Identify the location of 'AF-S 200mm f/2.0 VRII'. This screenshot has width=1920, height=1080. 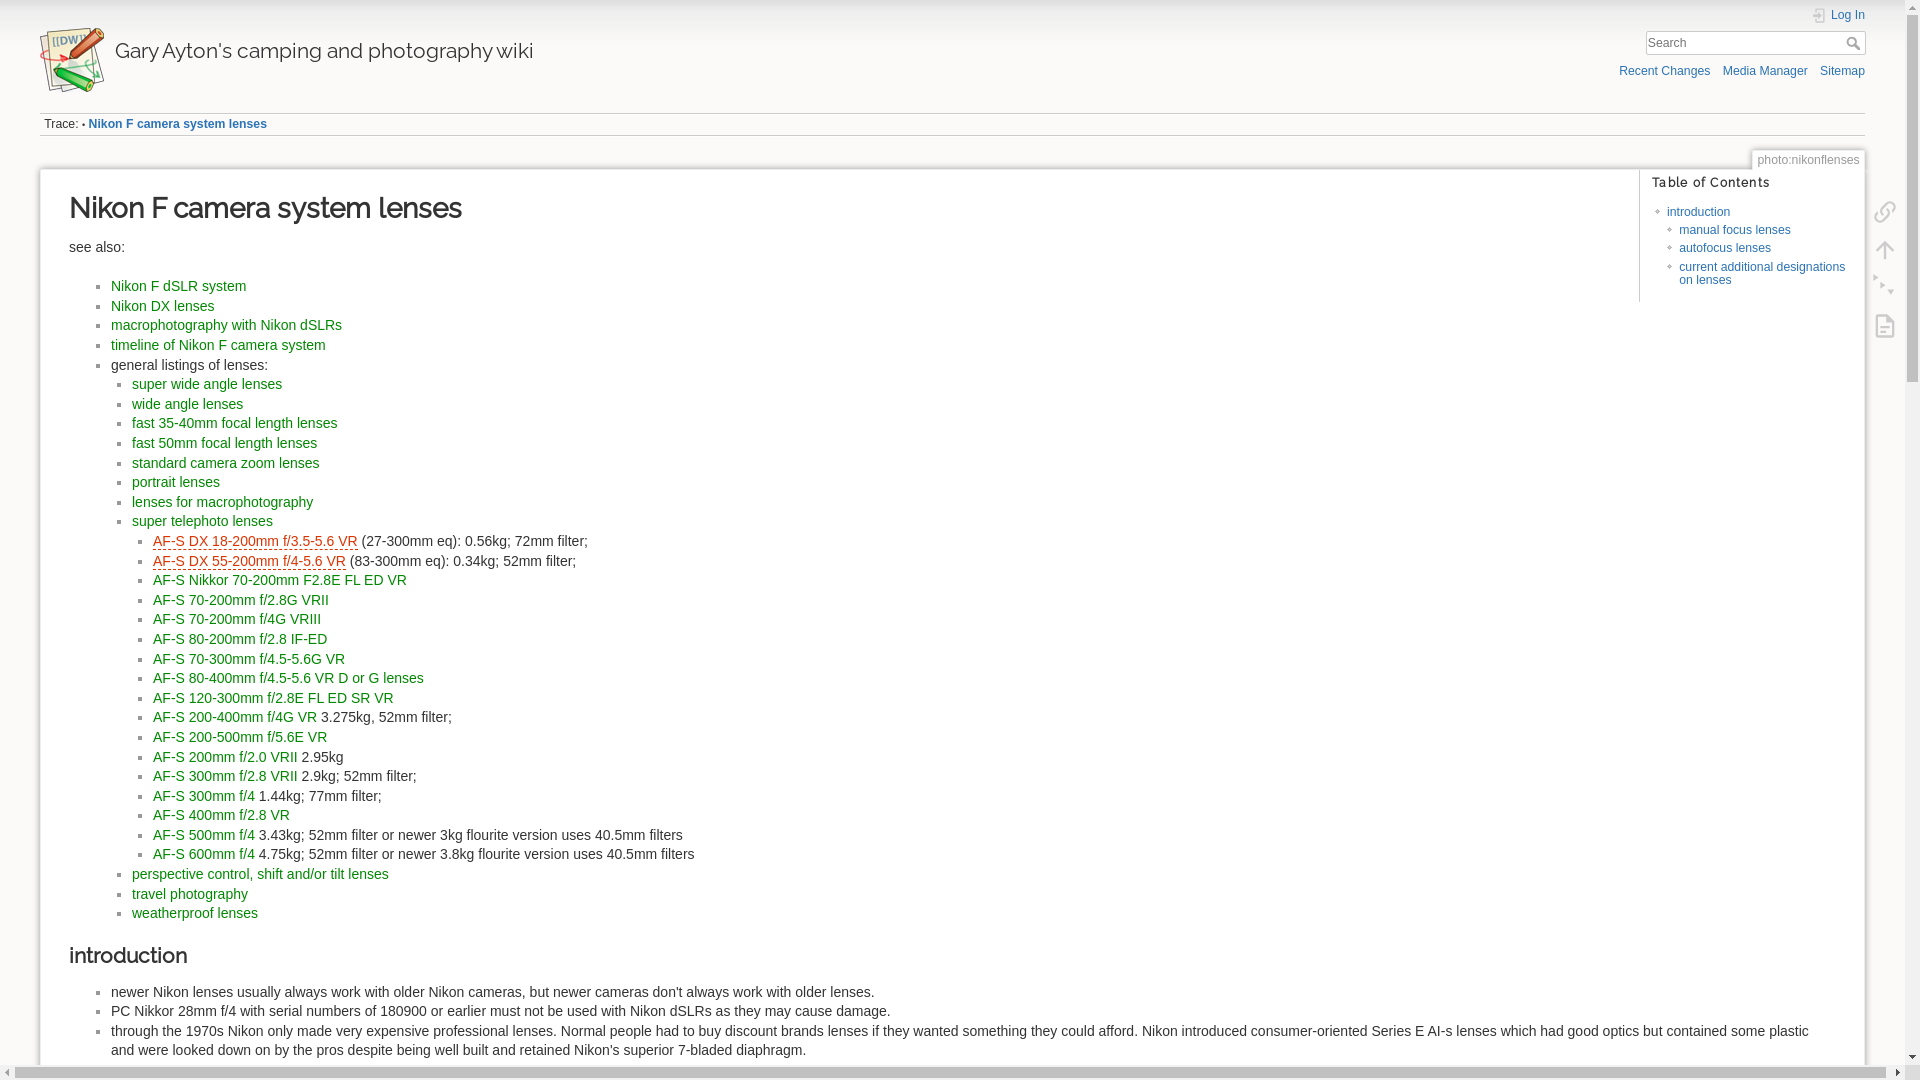
(225, 756).